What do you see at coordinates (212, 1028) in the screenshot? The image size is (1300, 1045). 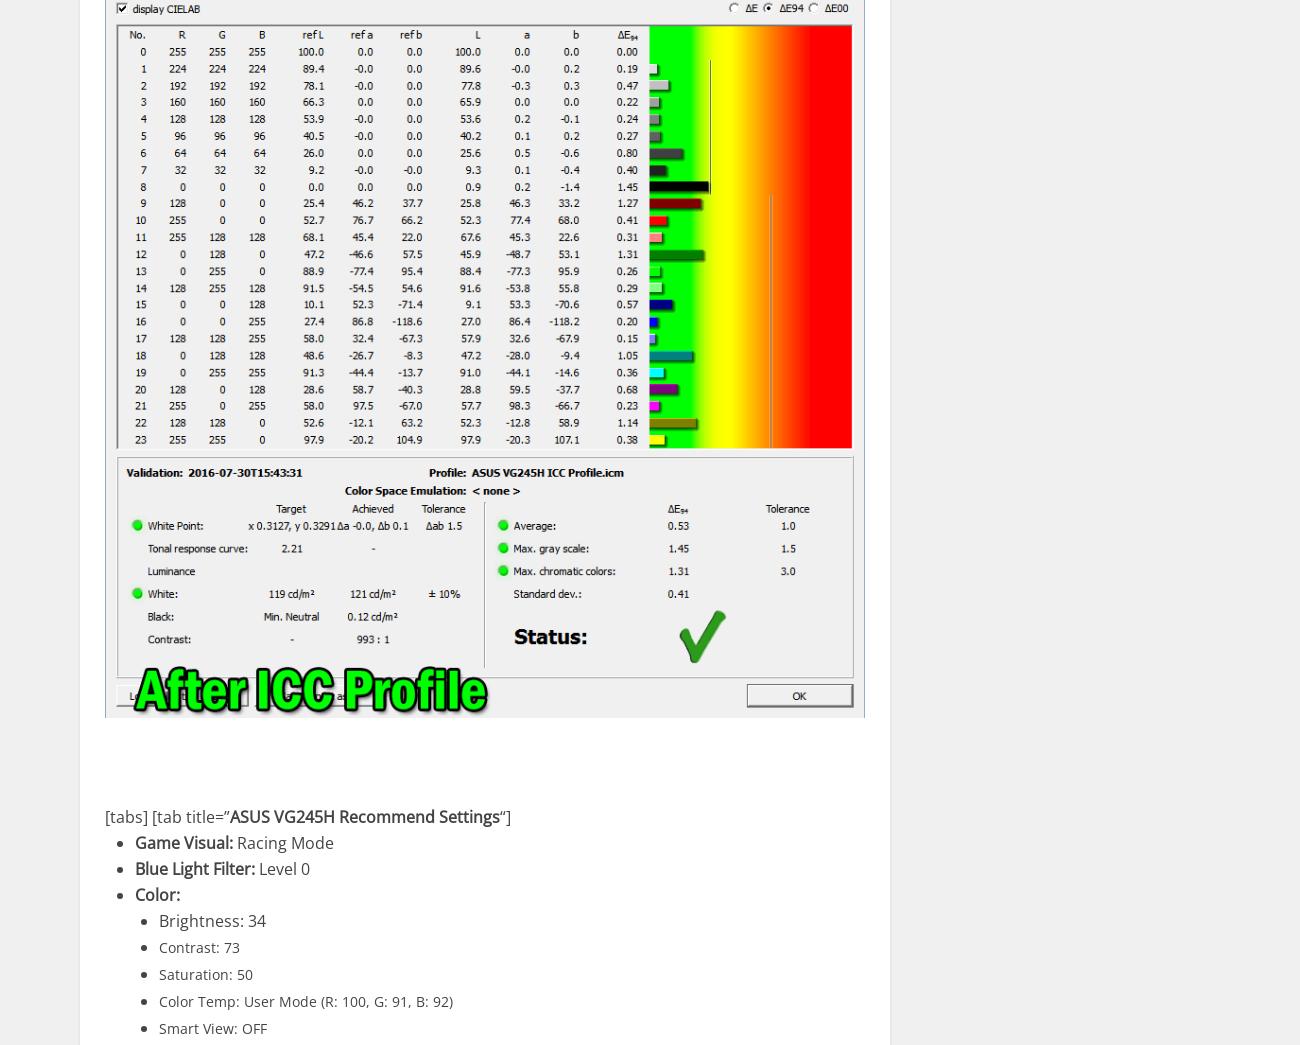 I see `'Smart View: OFF'` at bounding box center [212, 1028].